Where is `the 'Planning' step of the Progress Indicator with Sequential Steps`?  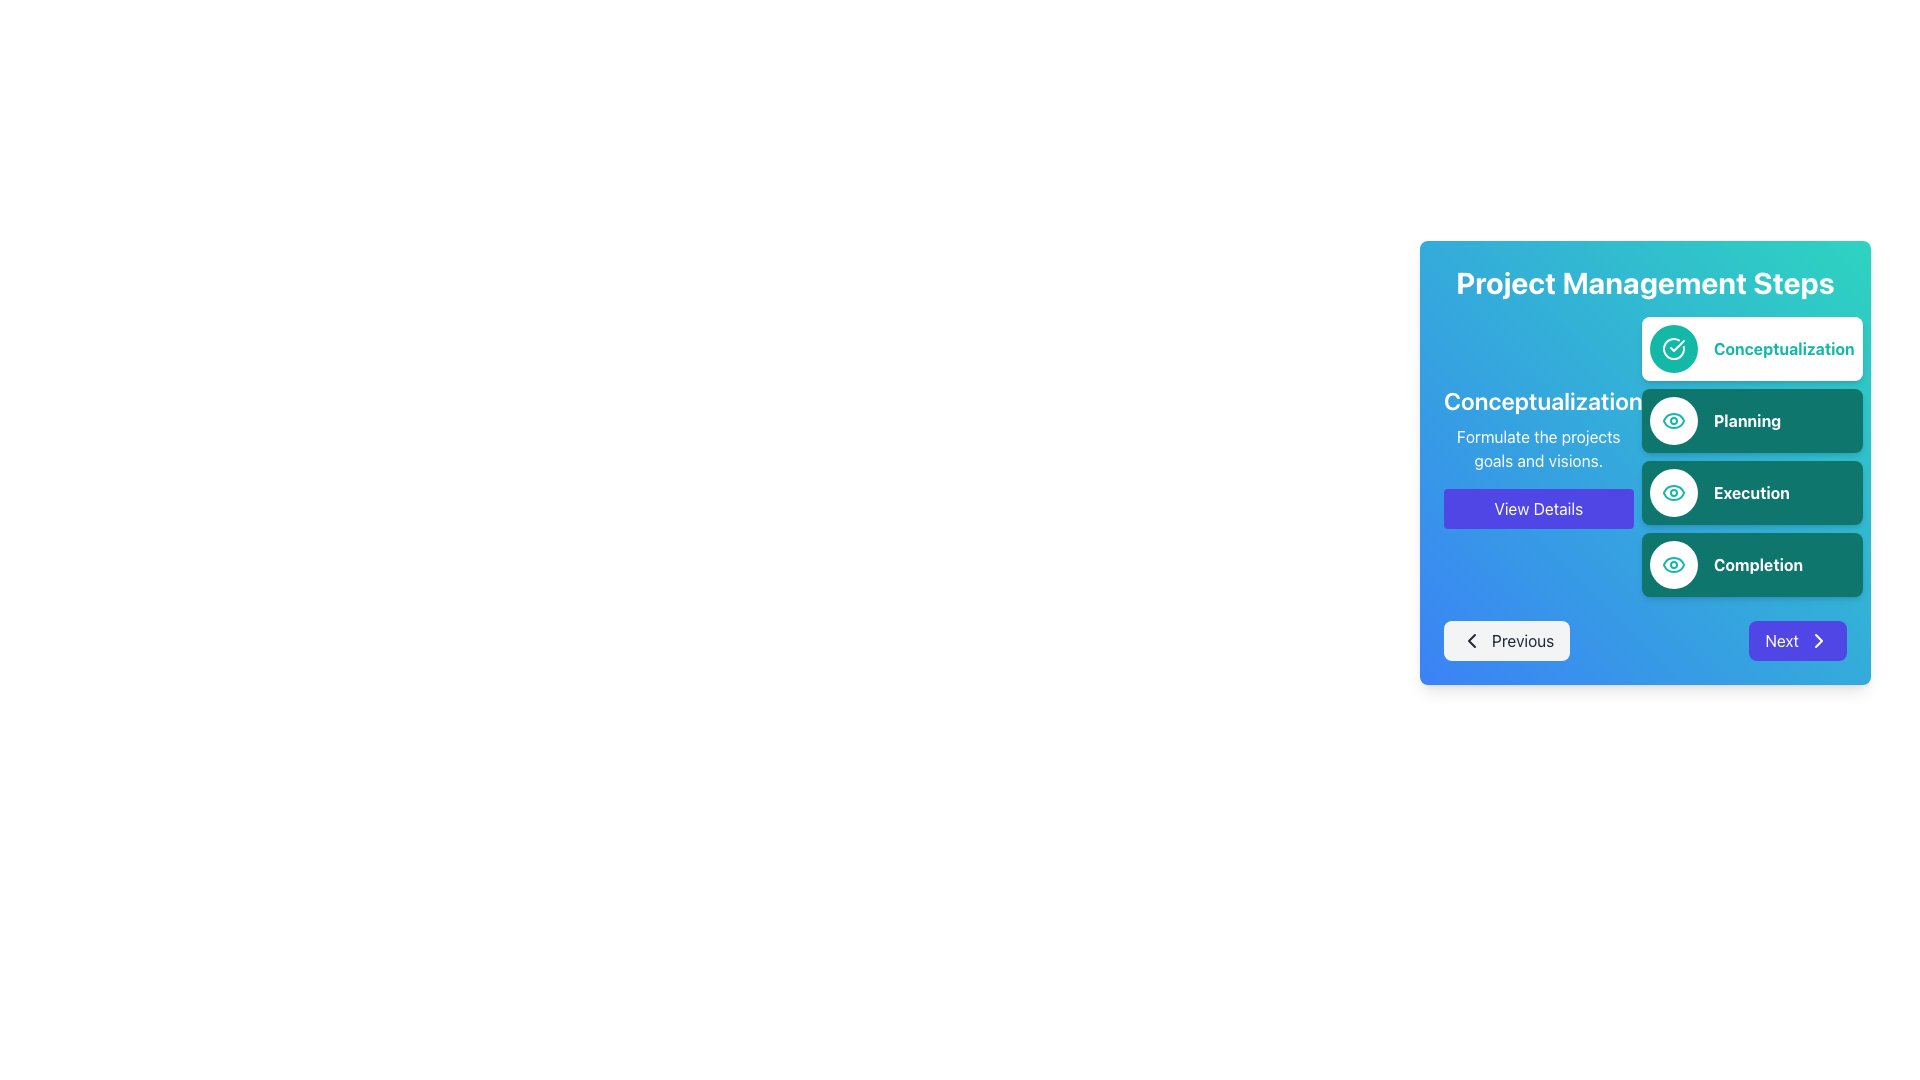 the 'Planning' step of the Progress Indicator with Sequential Steps is located at coordinates (1751, 456).